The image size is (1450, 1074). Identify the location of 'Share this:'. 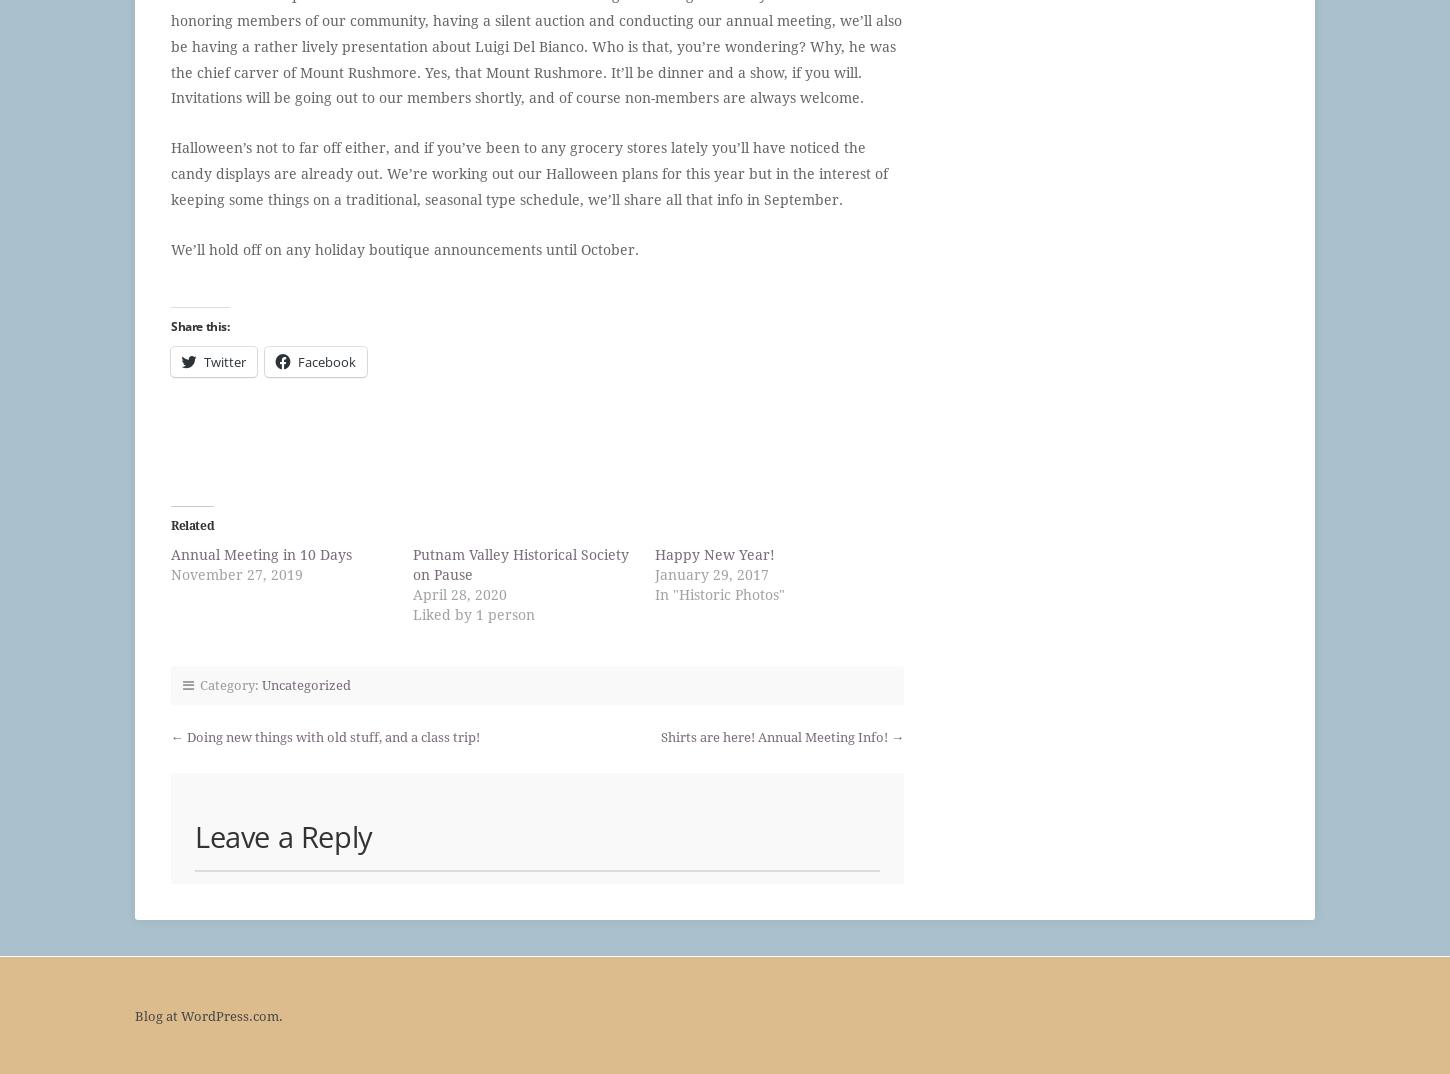
(198, 325).